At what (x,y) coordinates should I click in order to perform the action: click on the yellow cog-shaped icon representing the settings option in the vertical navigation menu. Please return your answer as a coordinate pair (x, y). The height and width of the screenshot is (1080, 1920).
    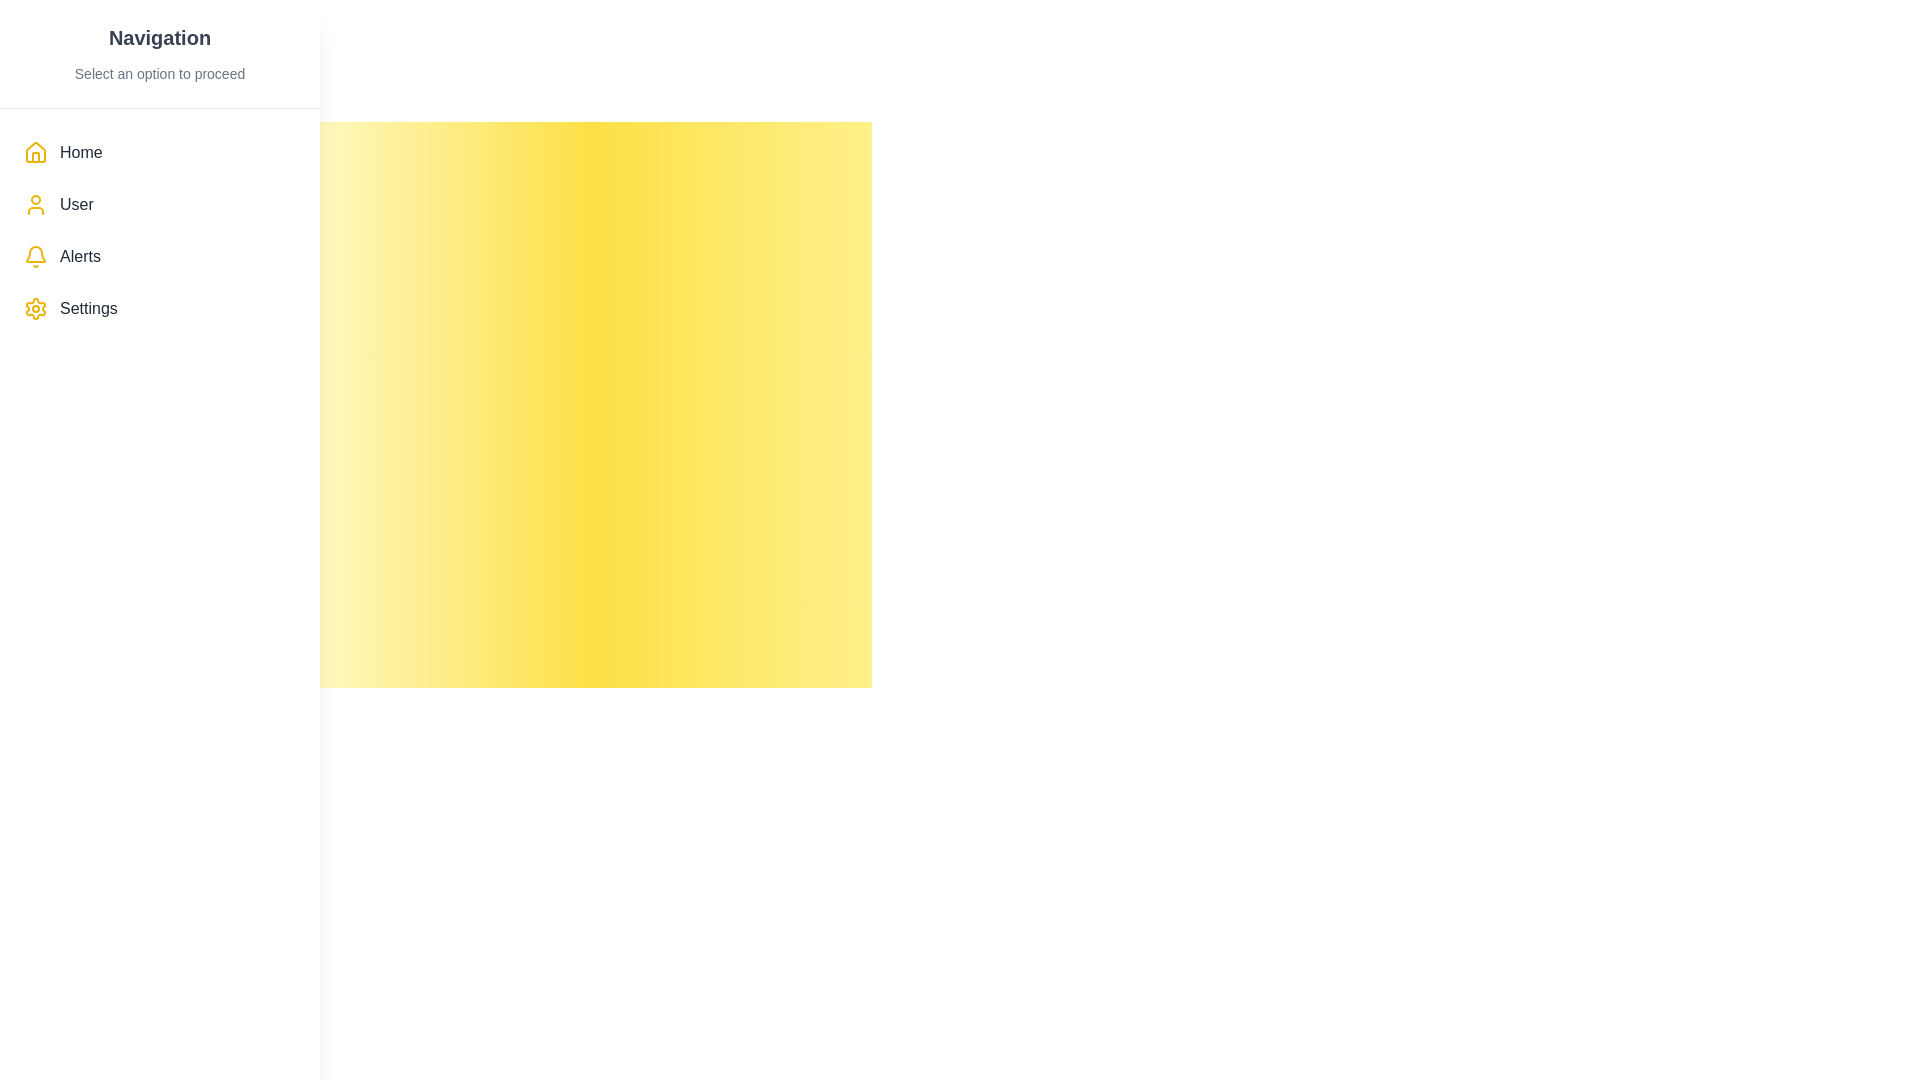
    Looking at the image, I should click on (35, 308).